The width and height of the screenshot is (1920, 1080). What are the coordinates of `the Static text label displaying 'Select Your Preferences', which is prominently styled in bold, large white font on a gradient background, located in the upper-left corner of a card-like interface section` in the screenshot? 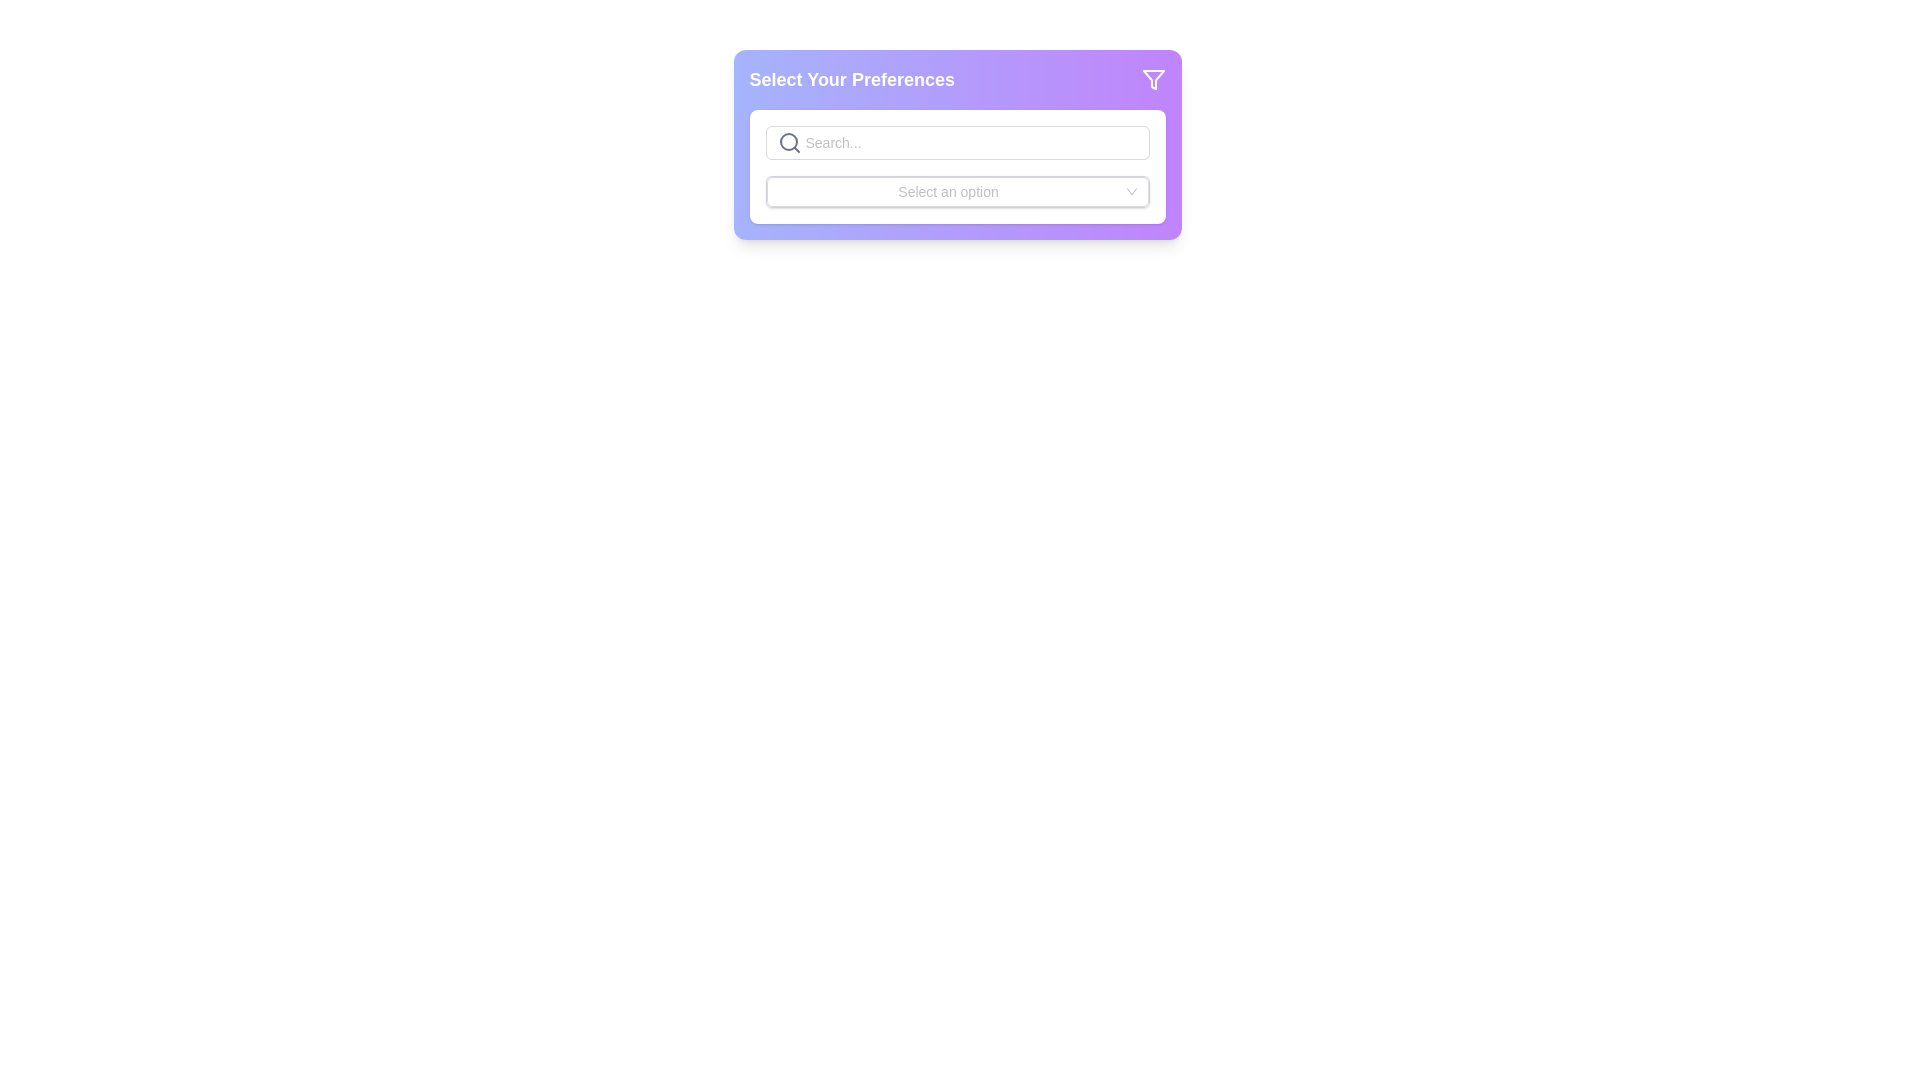 It's located at (852, 79).